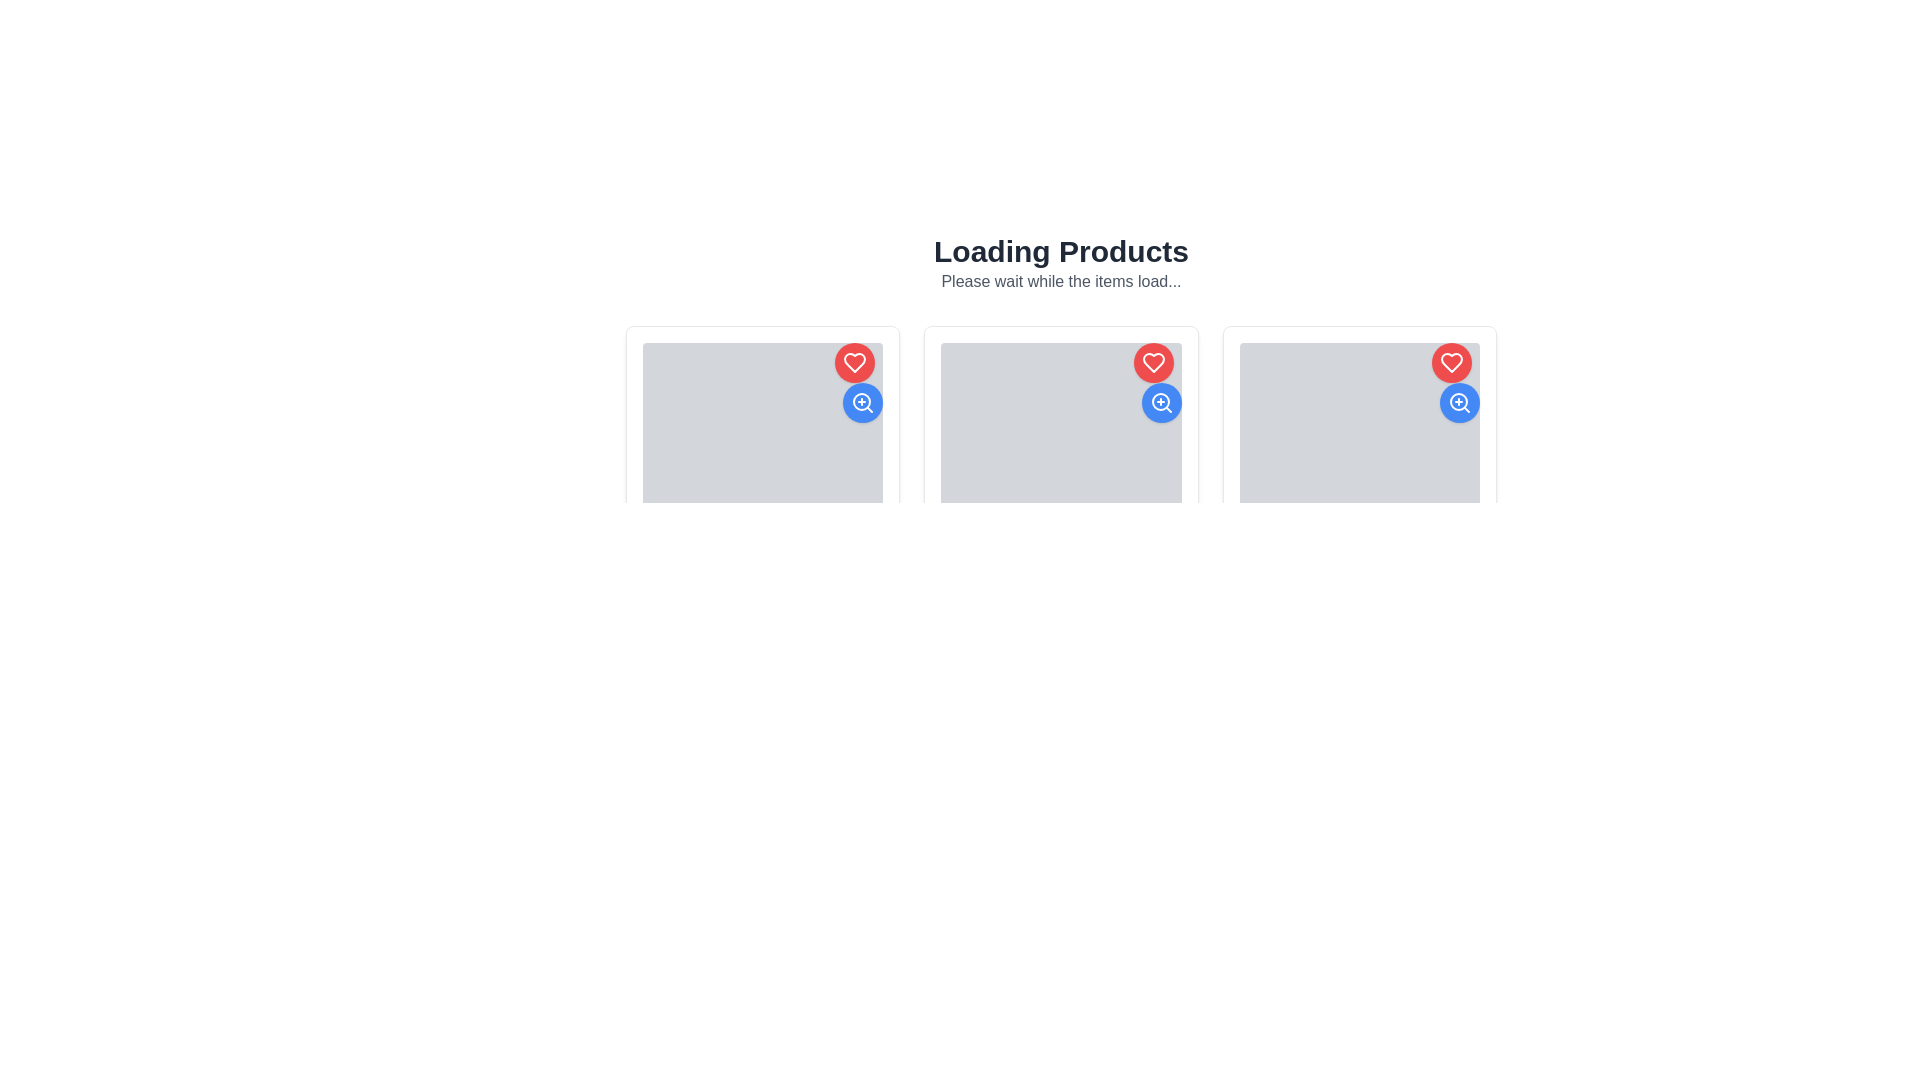  Describe the element at coordinates (863, 402) in the screenshot. I see `the zoom-in button located at the bottom-right corner of the second card` at that location.